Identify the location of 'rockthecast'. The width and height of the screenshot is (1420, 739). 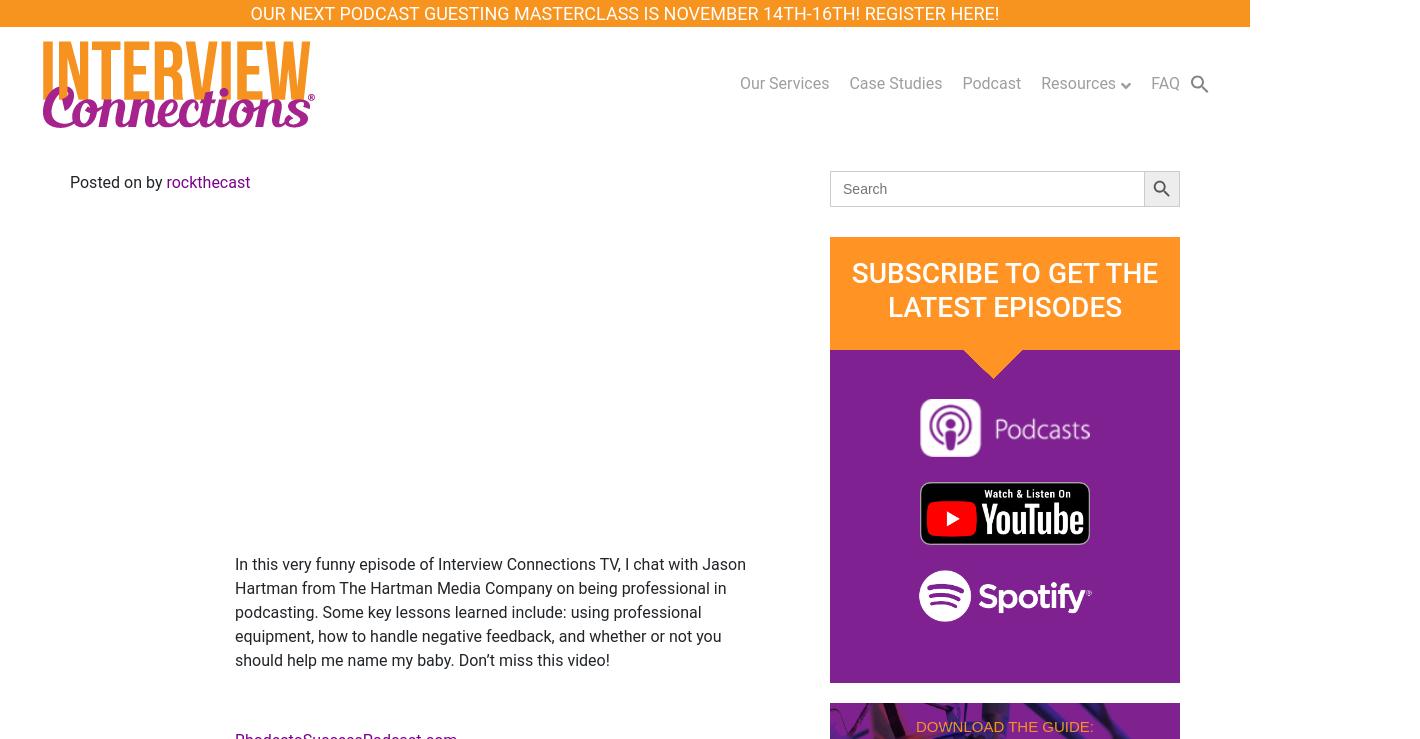
(208, 182).